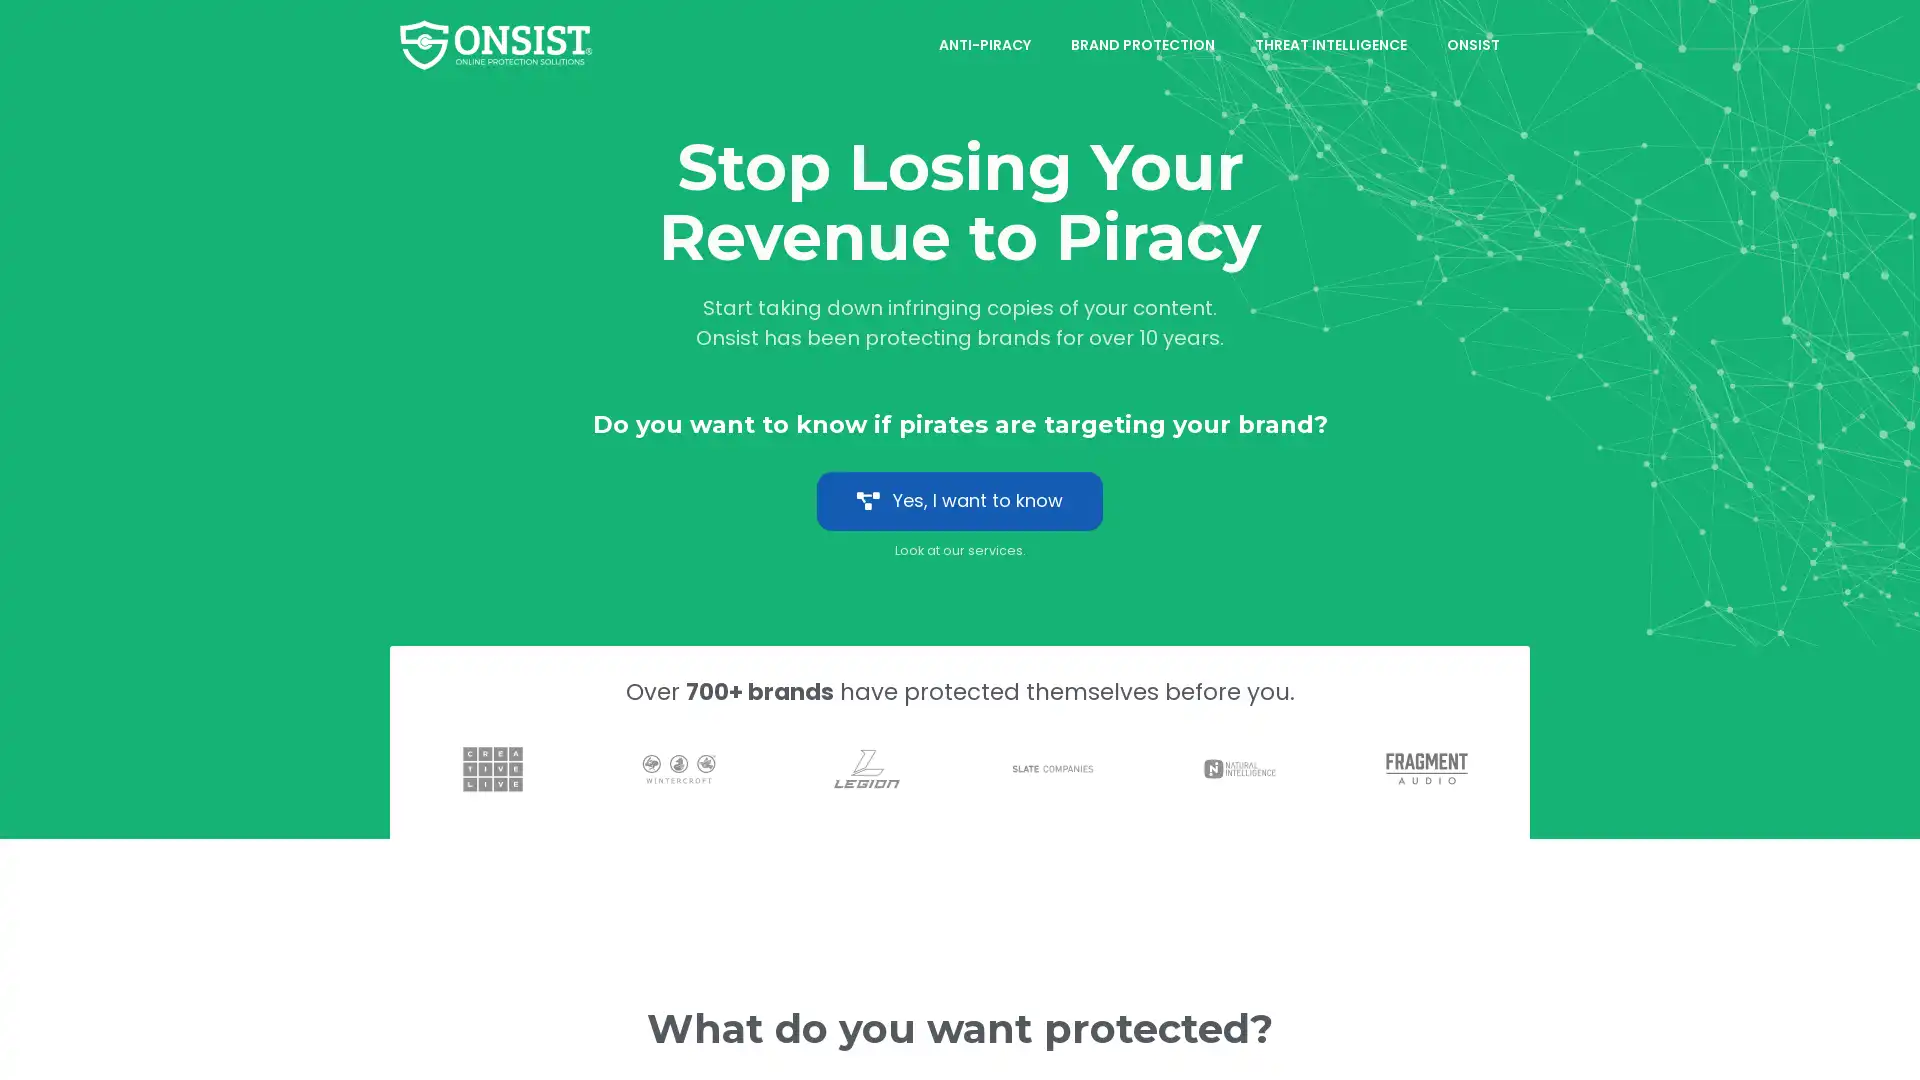  What do you see at coordinates (960, 499) in the screenshot?
I see `Yes, I want to know` at bounding box center [960, 499].